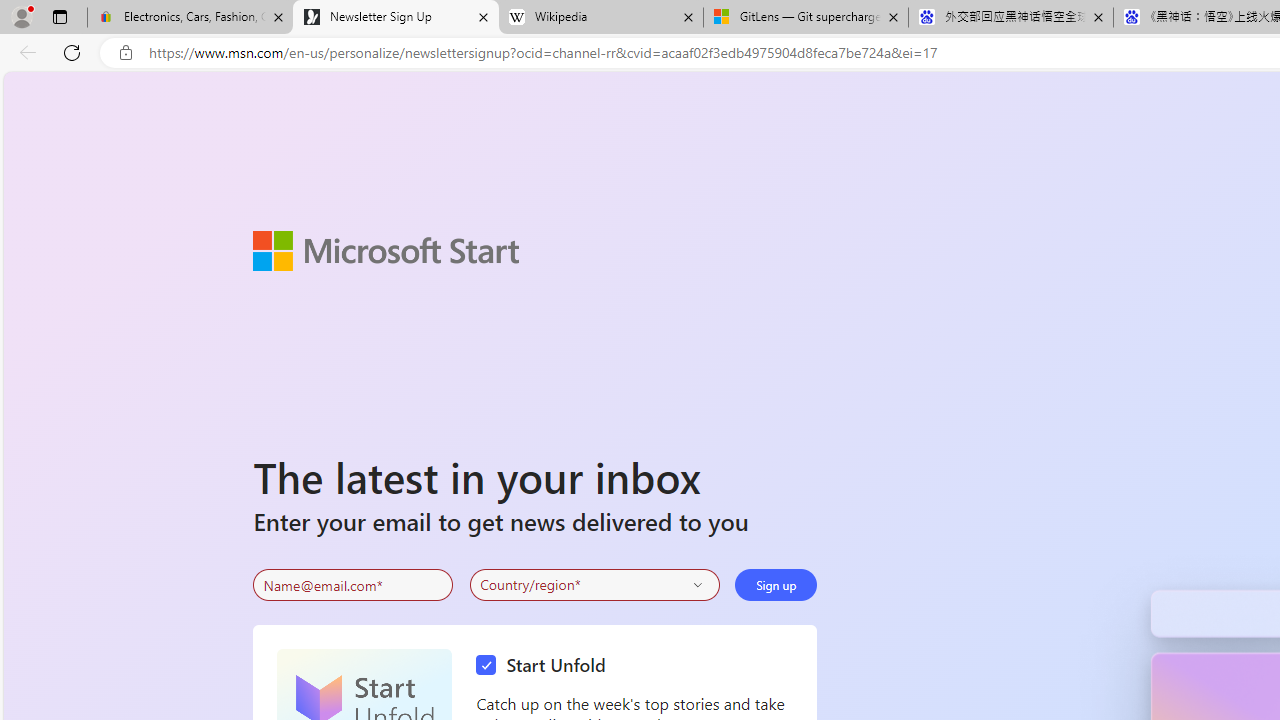 This screenshot has width=1280, height=720. What do you see at coordinates (190, 17) in the screenshot?
I see `'Electronics, Cars, Fashion, Collectibles & More | eBay'` at bounding box center [190, 17].